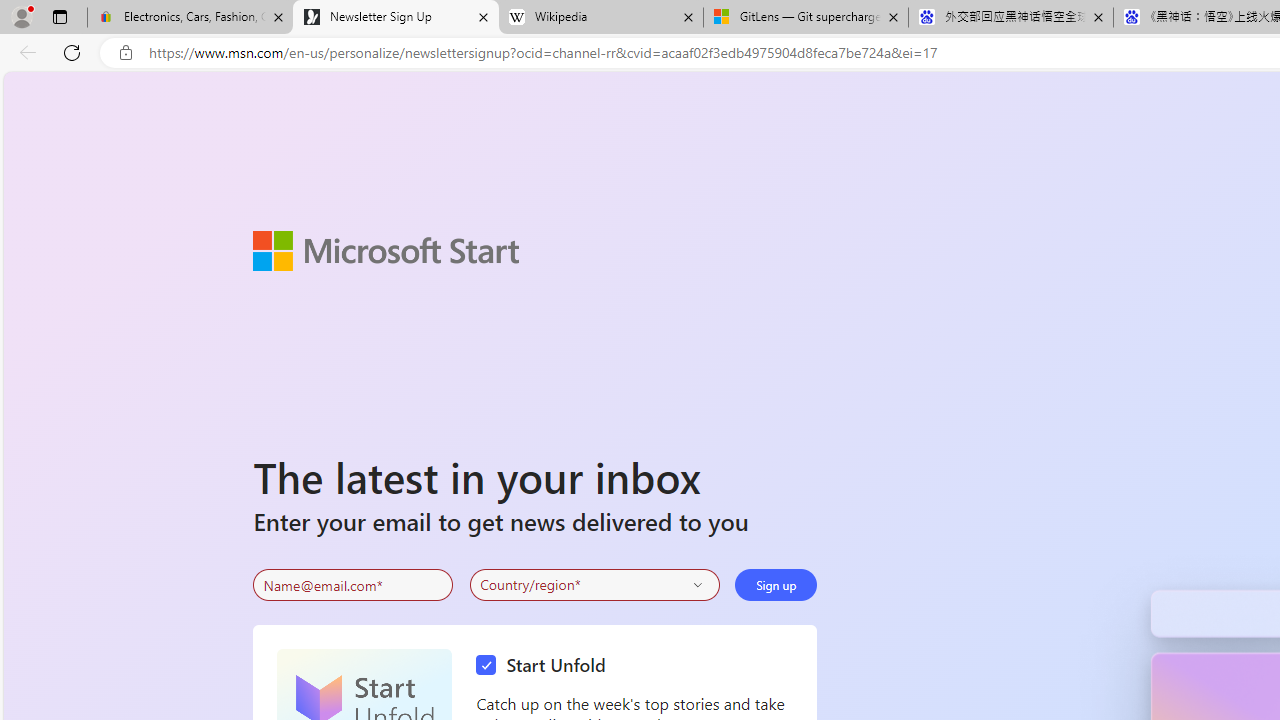 This screenshot has width=1280, height=720. What do you see at coordinates (190, 17) in the screenshot?
I see `'Electronics, Cars, Fashion, Collectibles & More | eBay'` at bounding box center [190, 17].